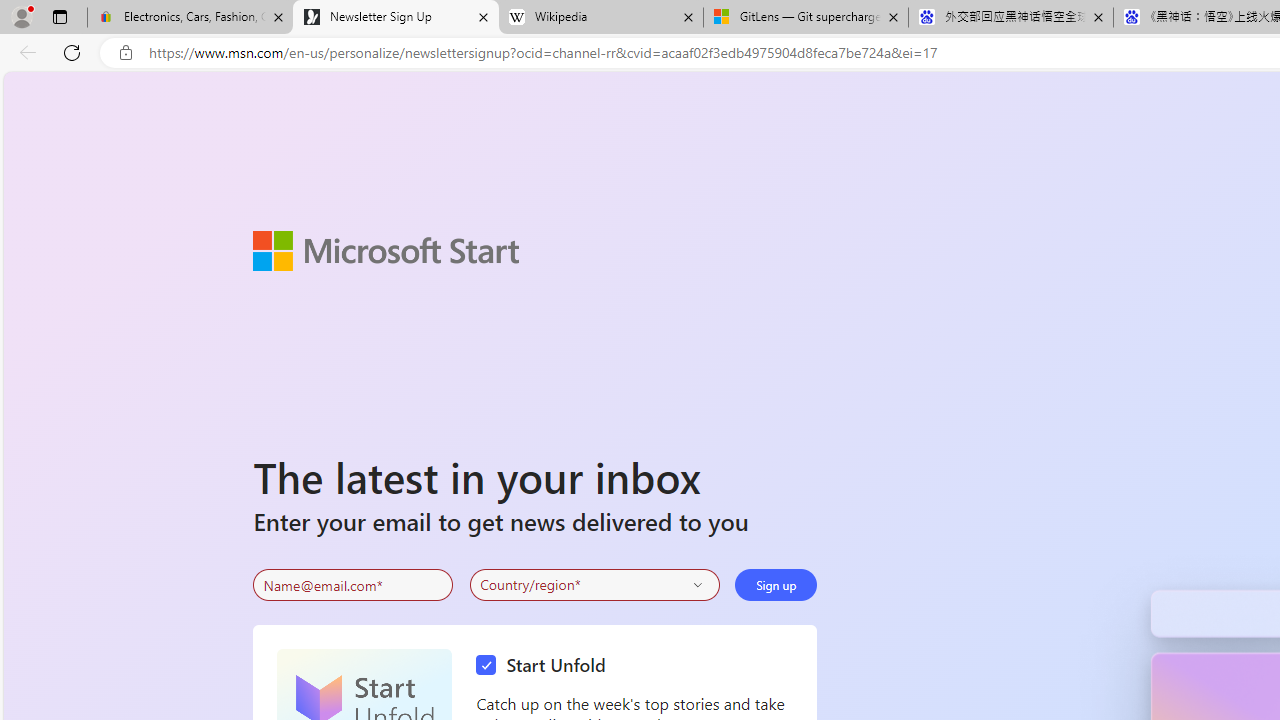 This screenshot has width=1280, height=720. What do you see at coordinates (190, 17) in the screenshot?
I see `'Electronics, Cars, Fashion, Collectibles & More | eBay'` at bounding box center [190, 17].